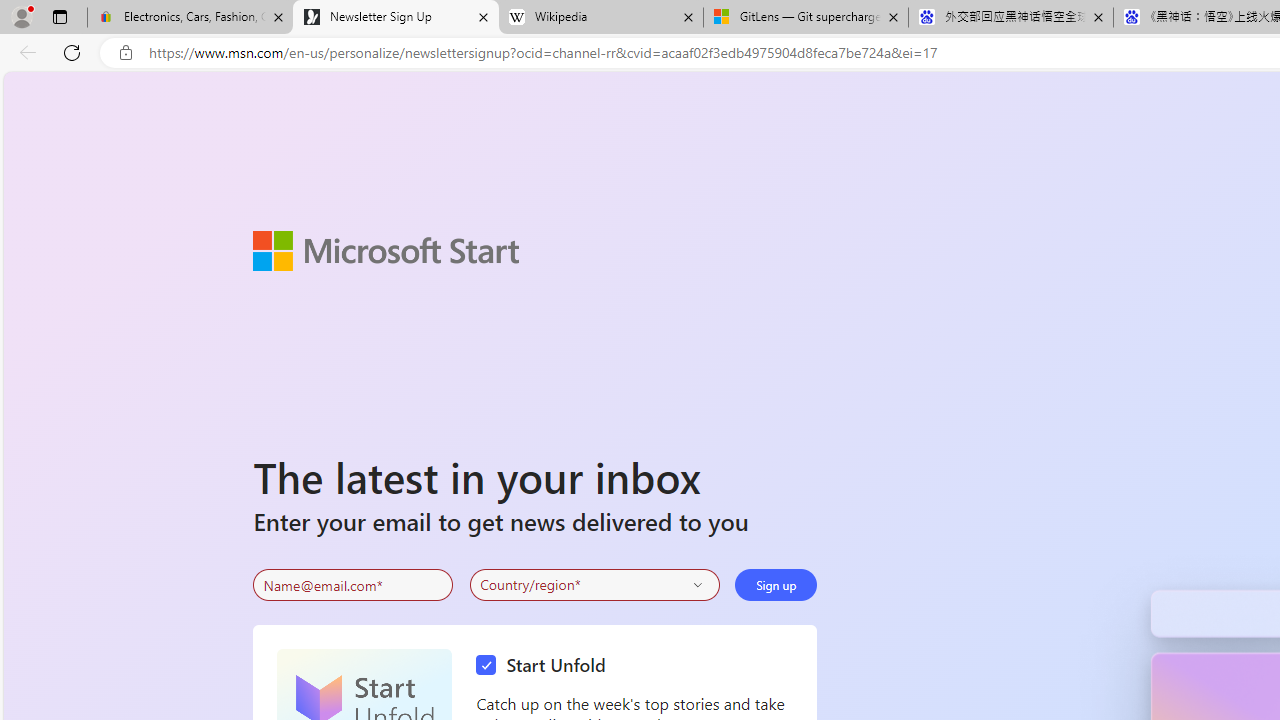 This screenshot has width=1280, height=720. What do you see at coordinates (190, 17) in the screenshot?
I see `'Electronics, Cars, Fashion, Collectibles & More | eBay'` at bounding box center [190, 17].